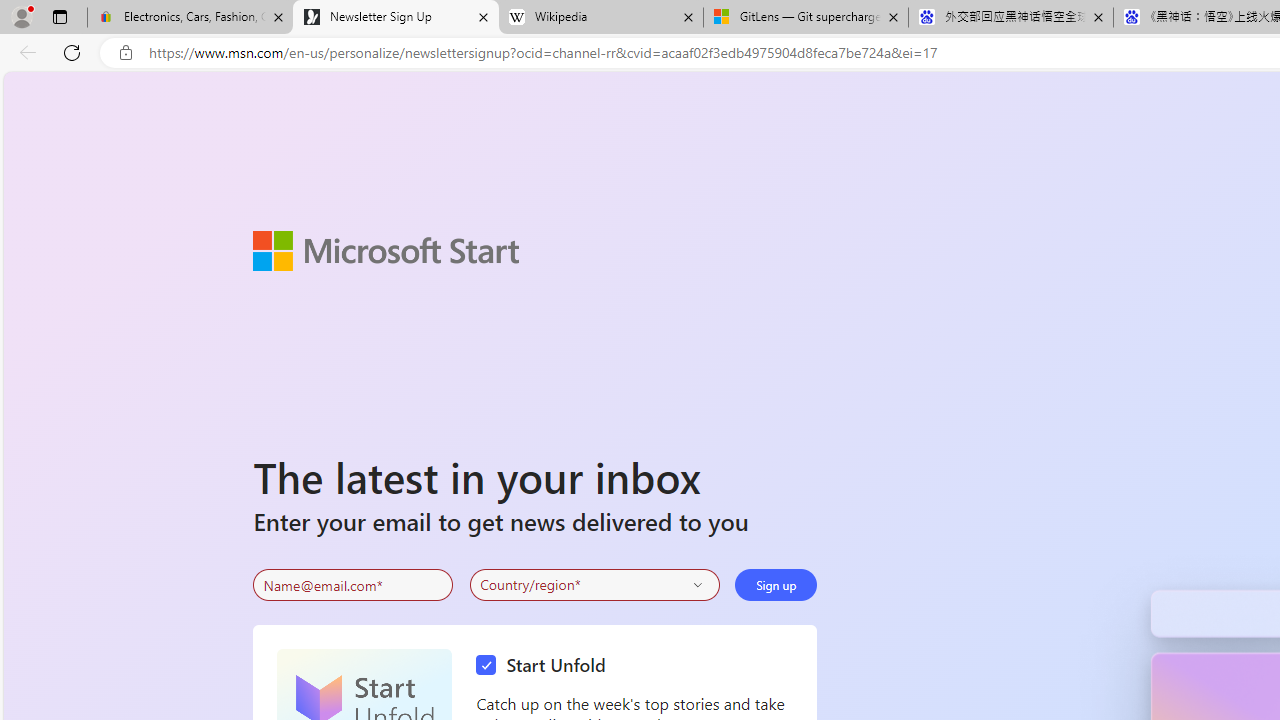 This screenshot has width=1280, height=720. What do you see at coordinates (190, 17) in the screenshot?
I see `'Electronics, Cars, Fashion, Collectibles & More | eBay'` at bounding box center [190, 17].